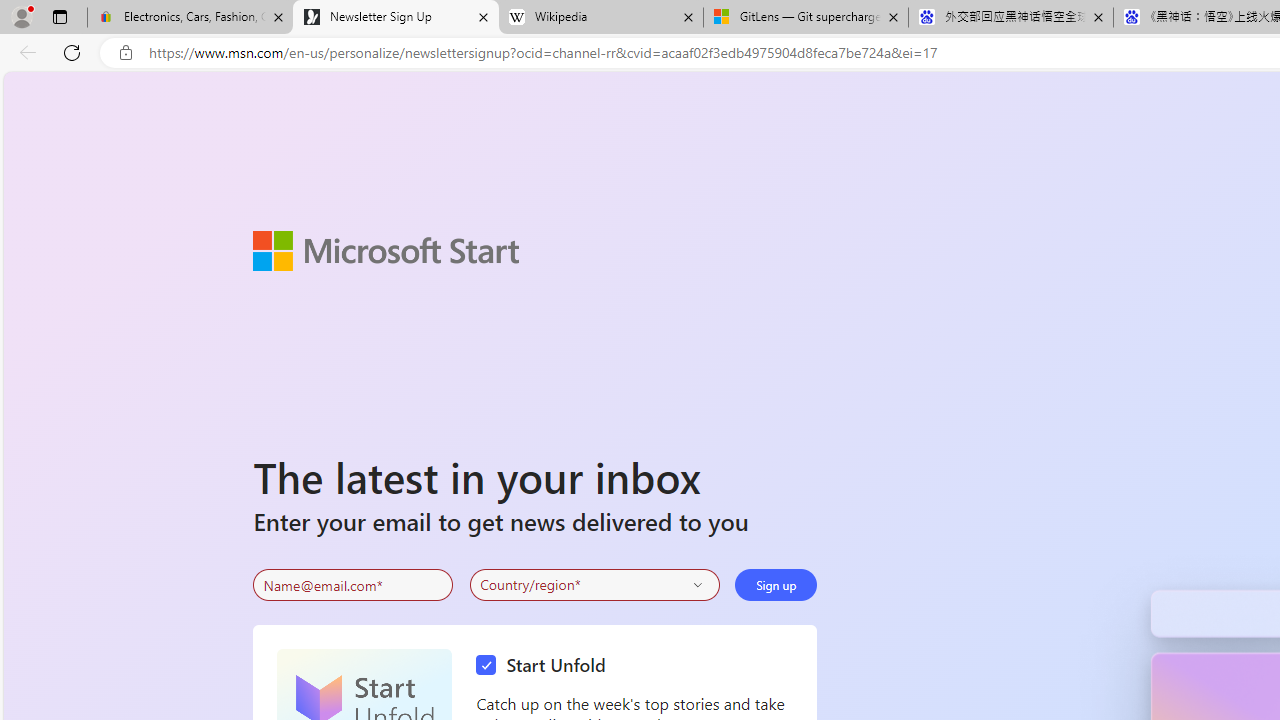 This screenshot has width=1280, height=720. What do you see at coordinates (190, 17) in the screenshot?
I see `'Electronics, Cars, Fashion, Collectibles & More | eBay'` at bounding box center [190, 17].